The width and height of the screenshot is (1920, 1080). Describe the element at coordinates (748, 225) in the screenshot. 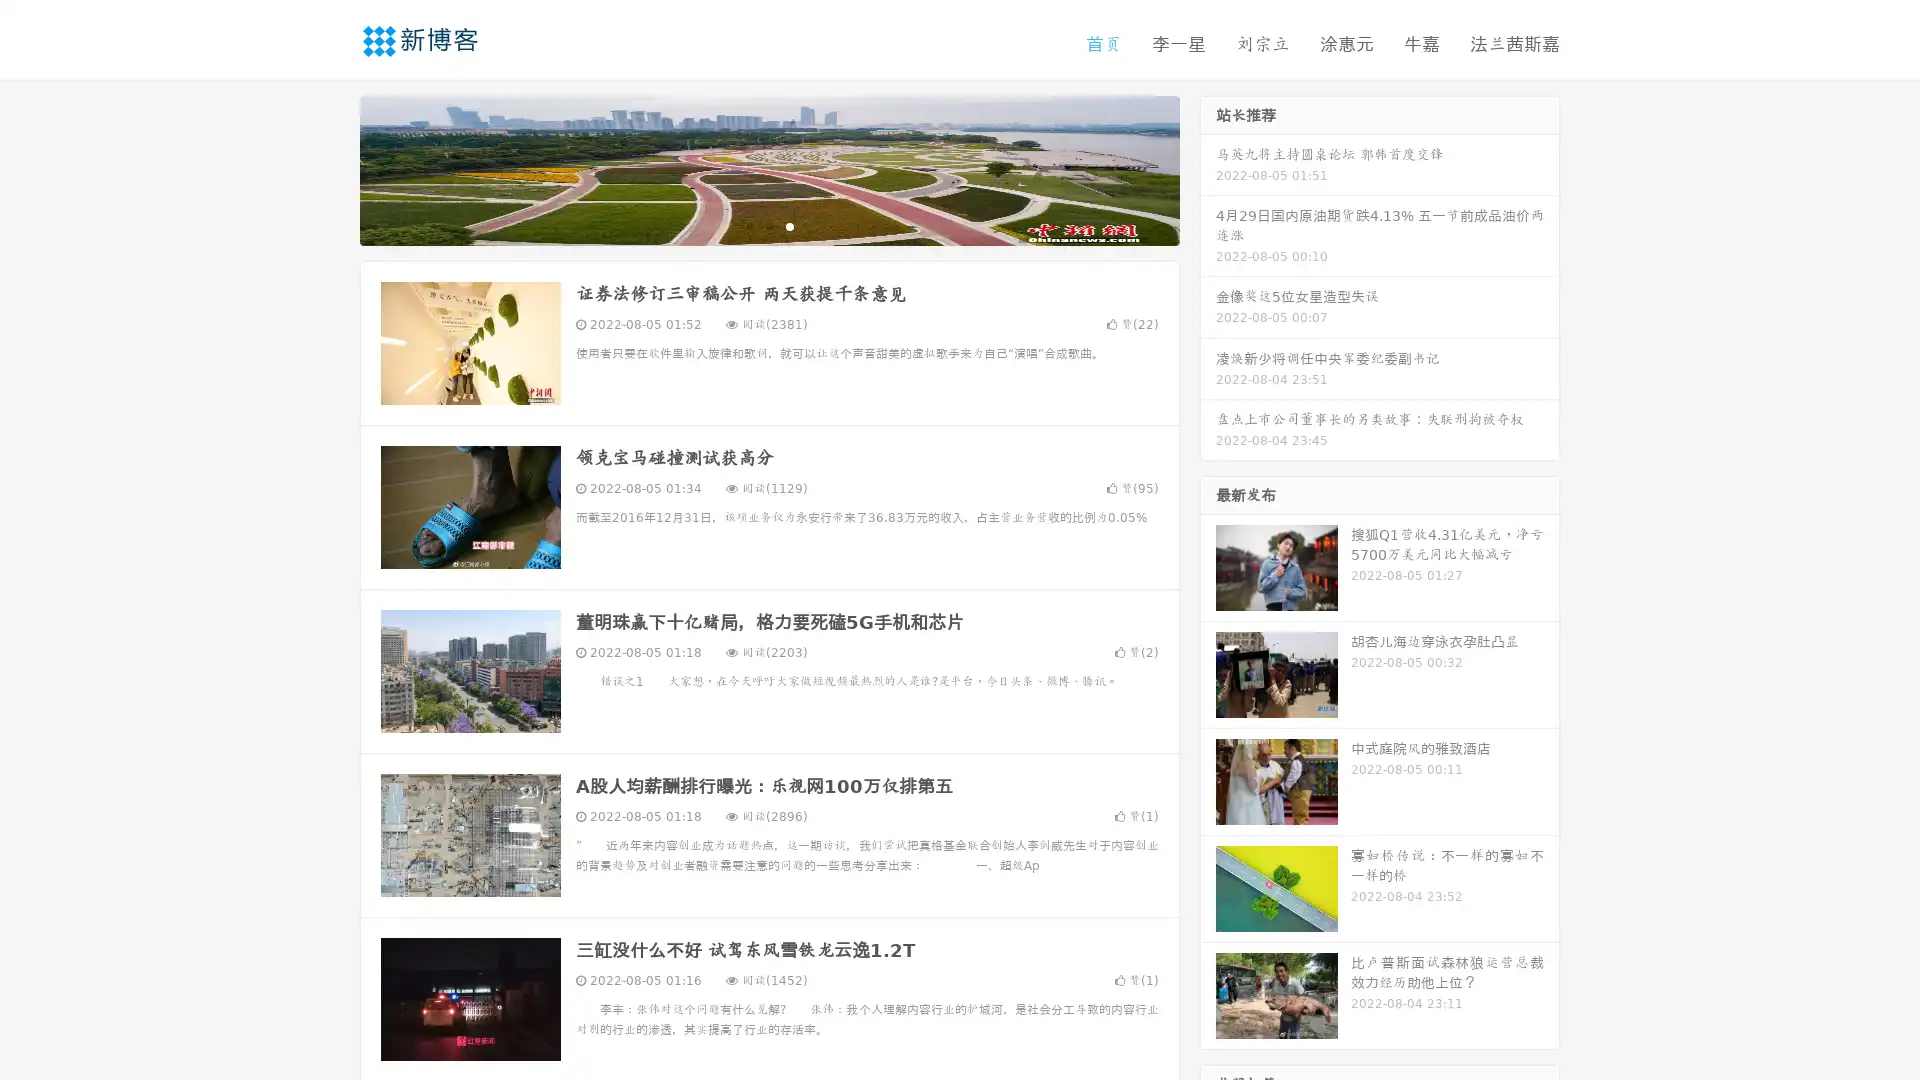

I see `Go to slide 1` at that location.